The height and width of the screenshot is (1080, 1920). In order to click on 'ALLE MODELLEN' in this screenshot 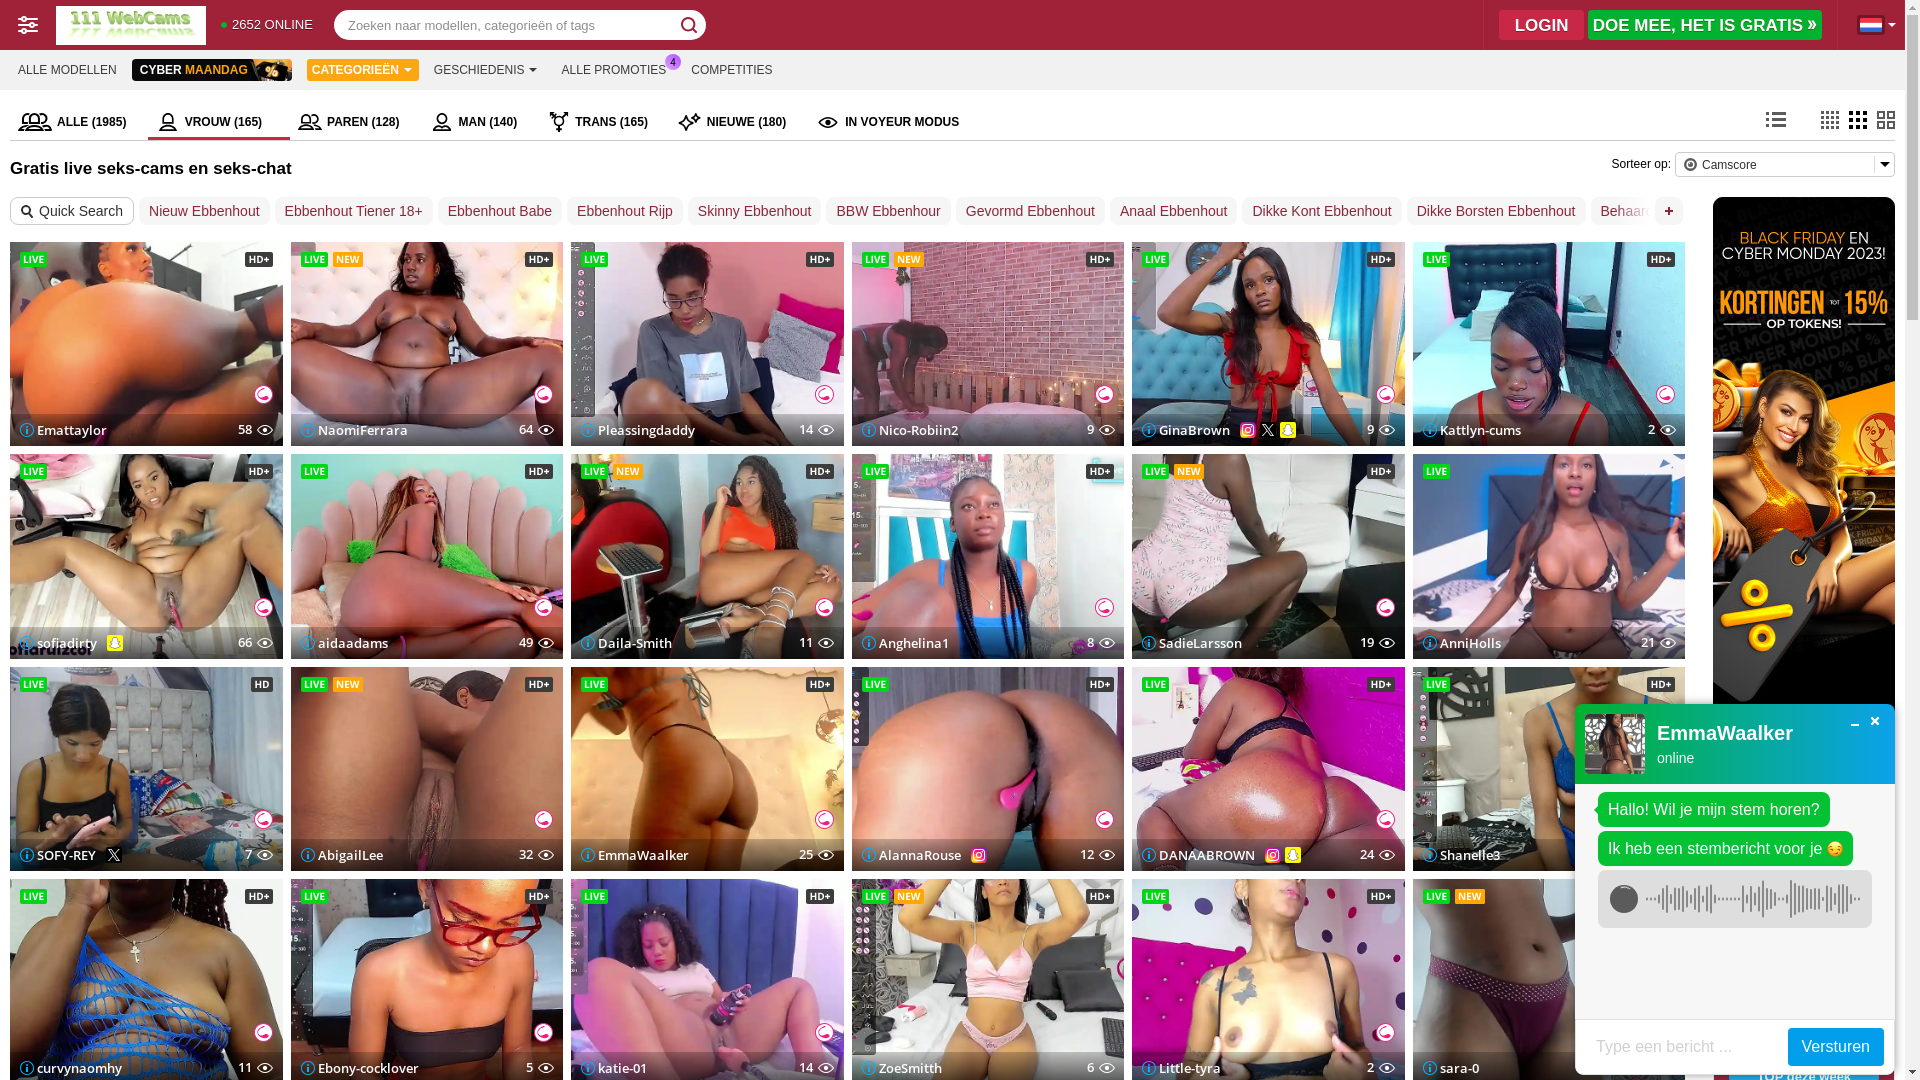, I will do `click(67, 68)`.